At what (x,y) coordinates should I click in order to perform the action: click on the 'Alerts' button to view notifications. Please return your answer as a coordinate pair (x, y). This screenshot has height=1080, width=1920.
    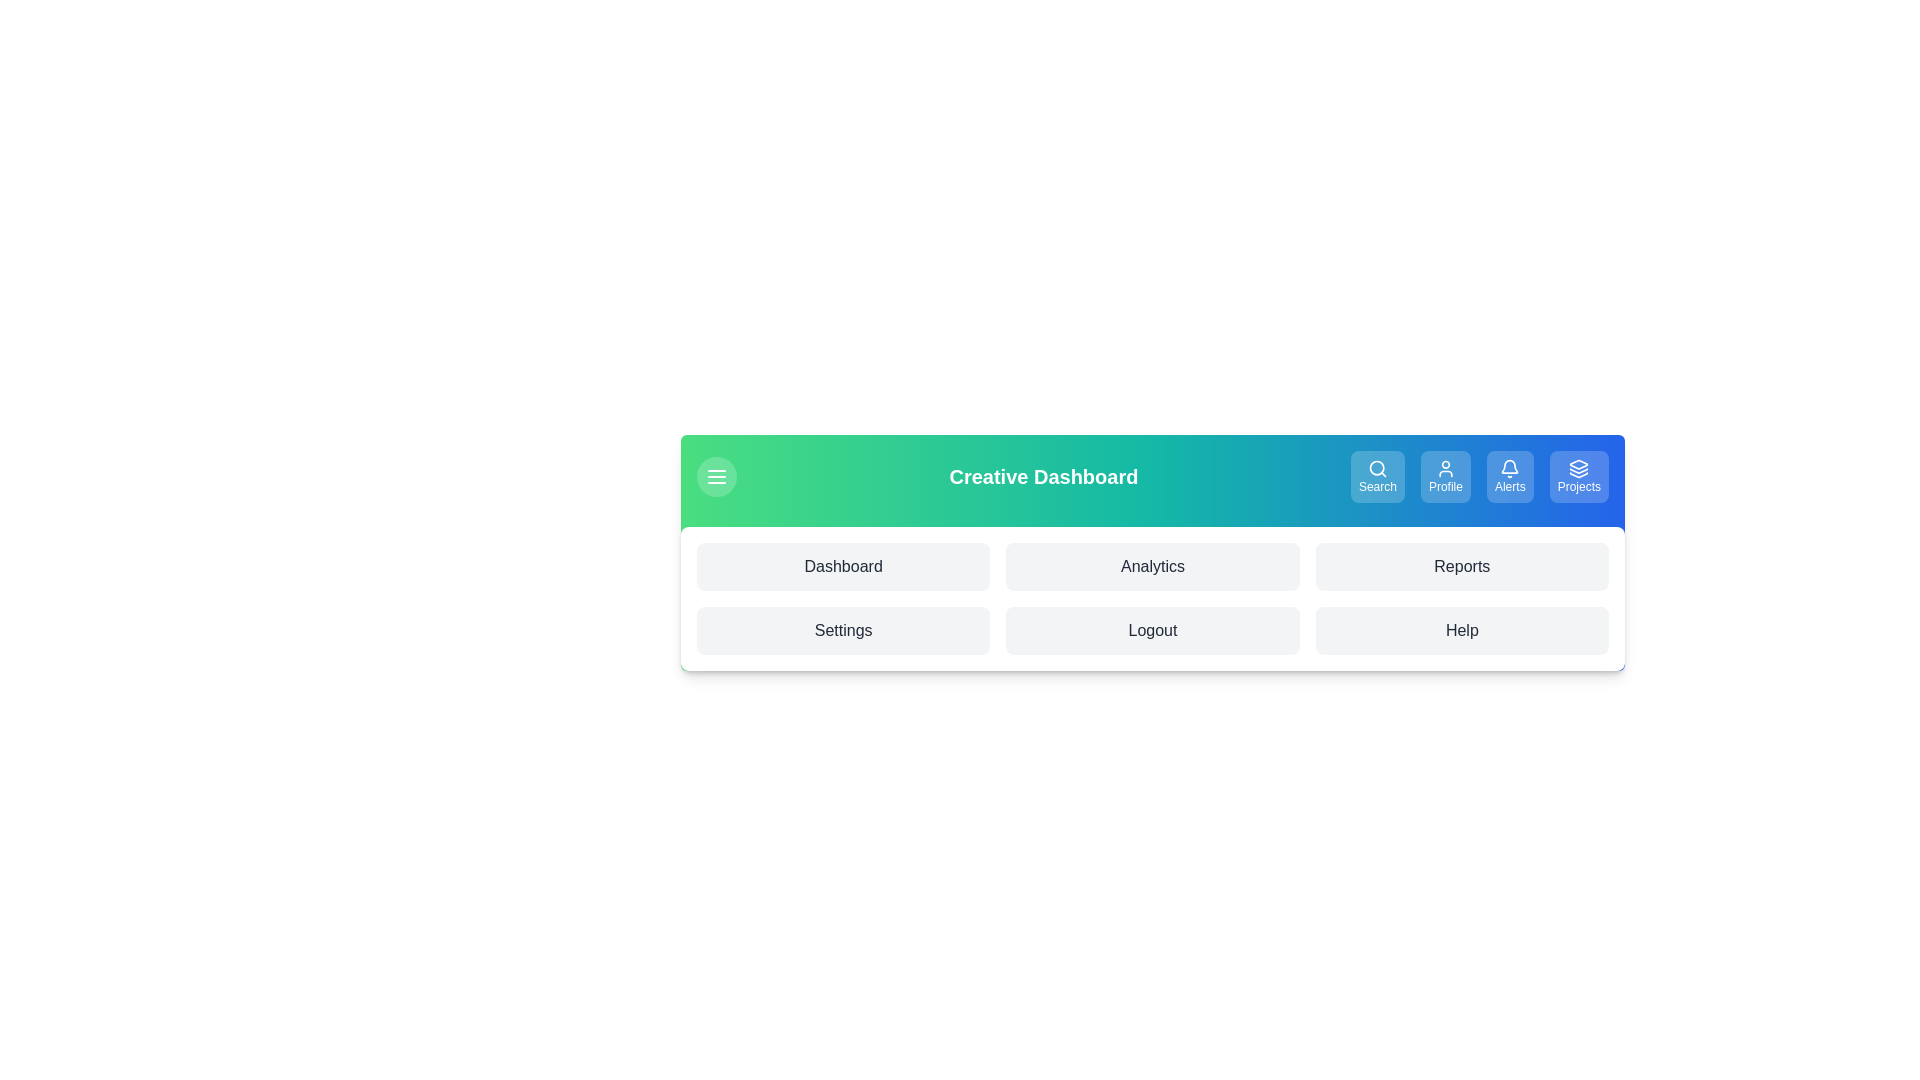
    Looking at the image, I should click on (1510, 477).